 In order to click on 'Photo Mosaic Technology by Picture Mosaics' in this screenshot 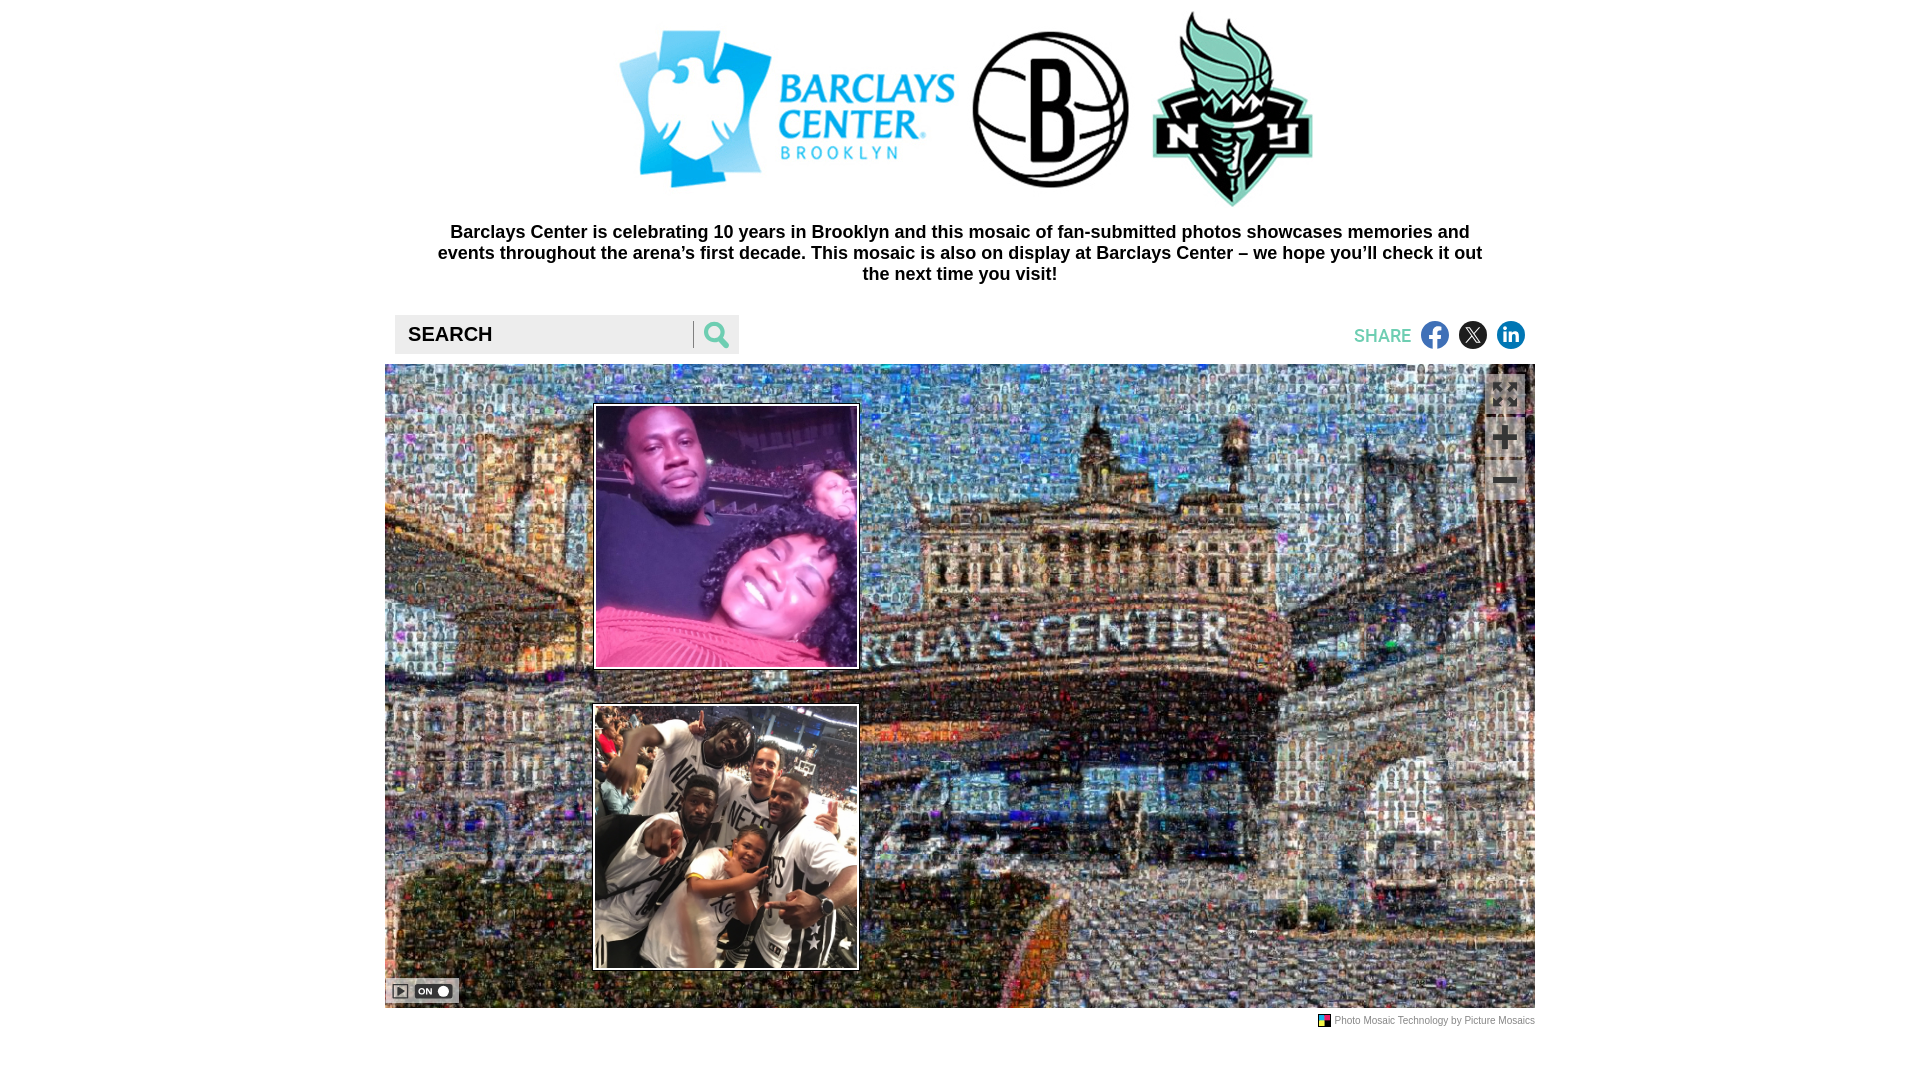, I will do `click(1434, 1020)`.